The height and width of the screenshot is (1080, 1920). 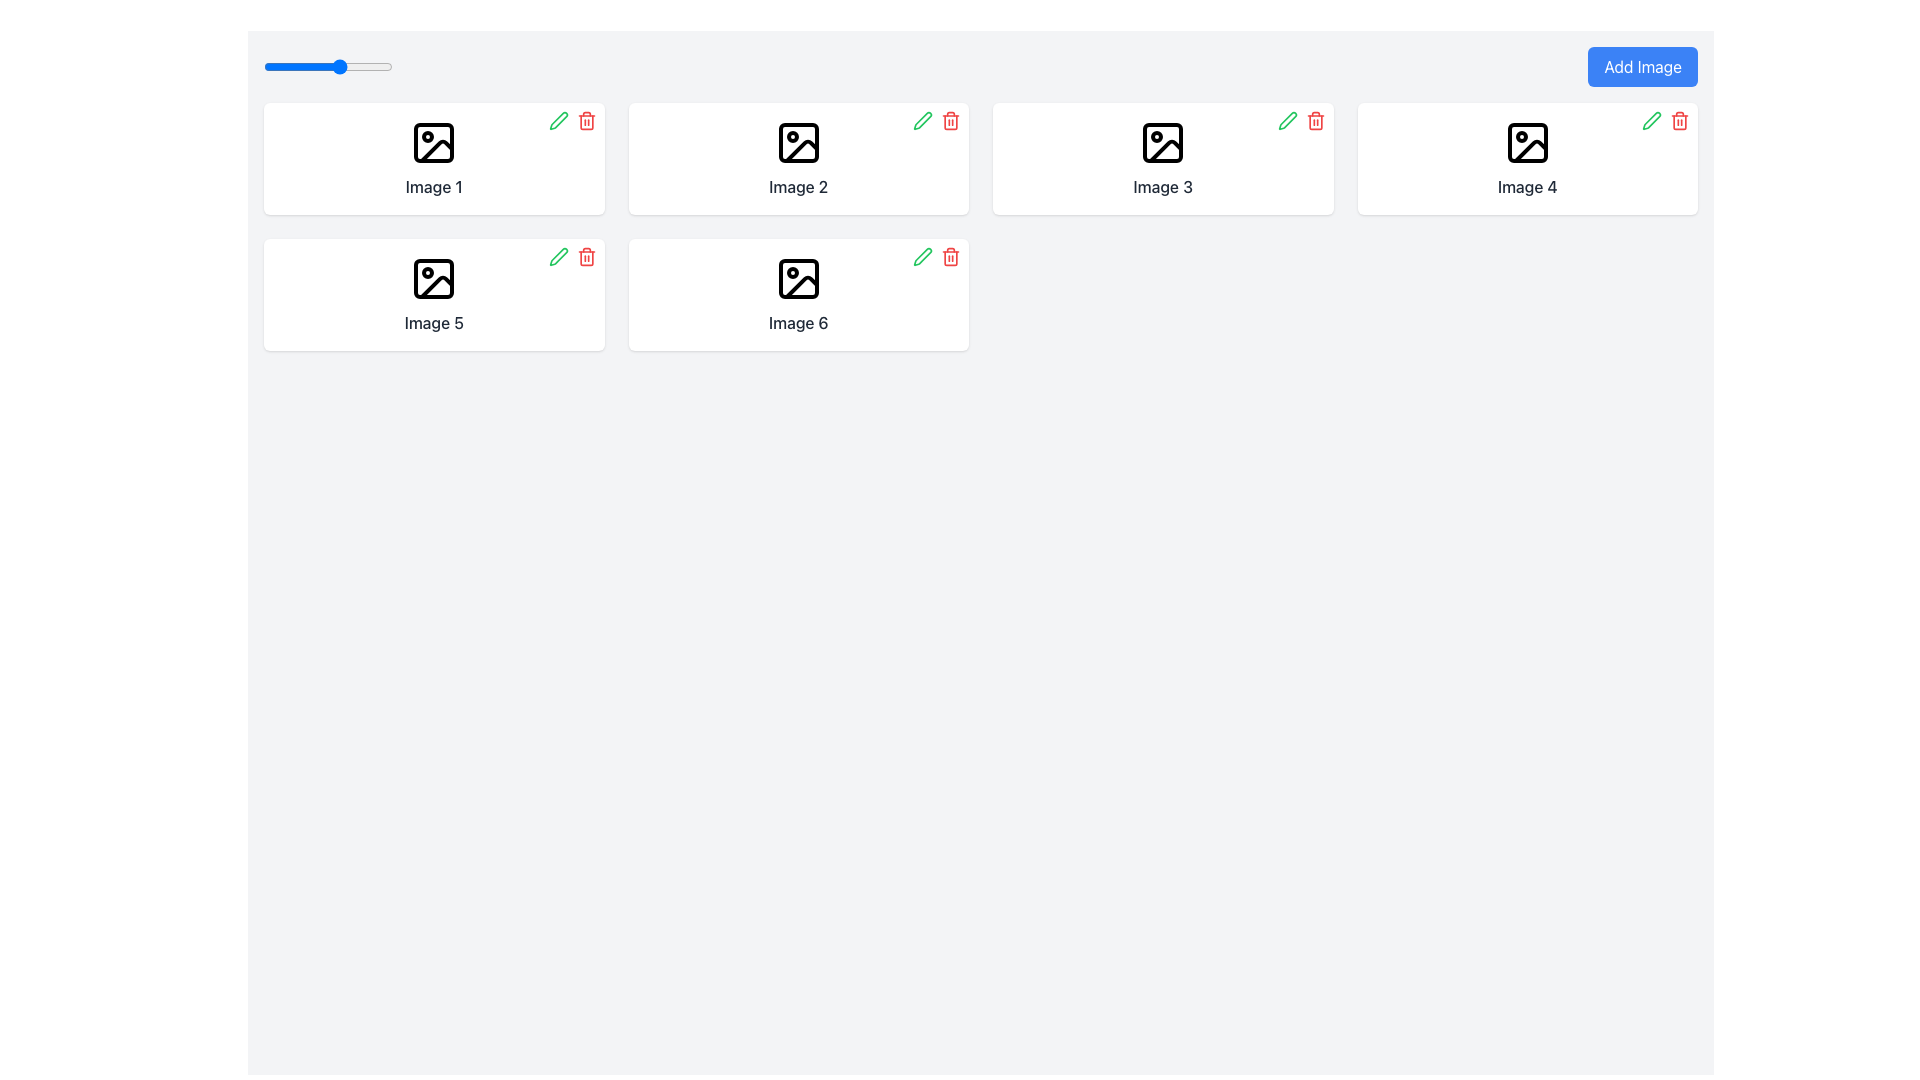 I want to click on the delete icon button located in the top-right area of the image card, so click(x=1315, y=120).